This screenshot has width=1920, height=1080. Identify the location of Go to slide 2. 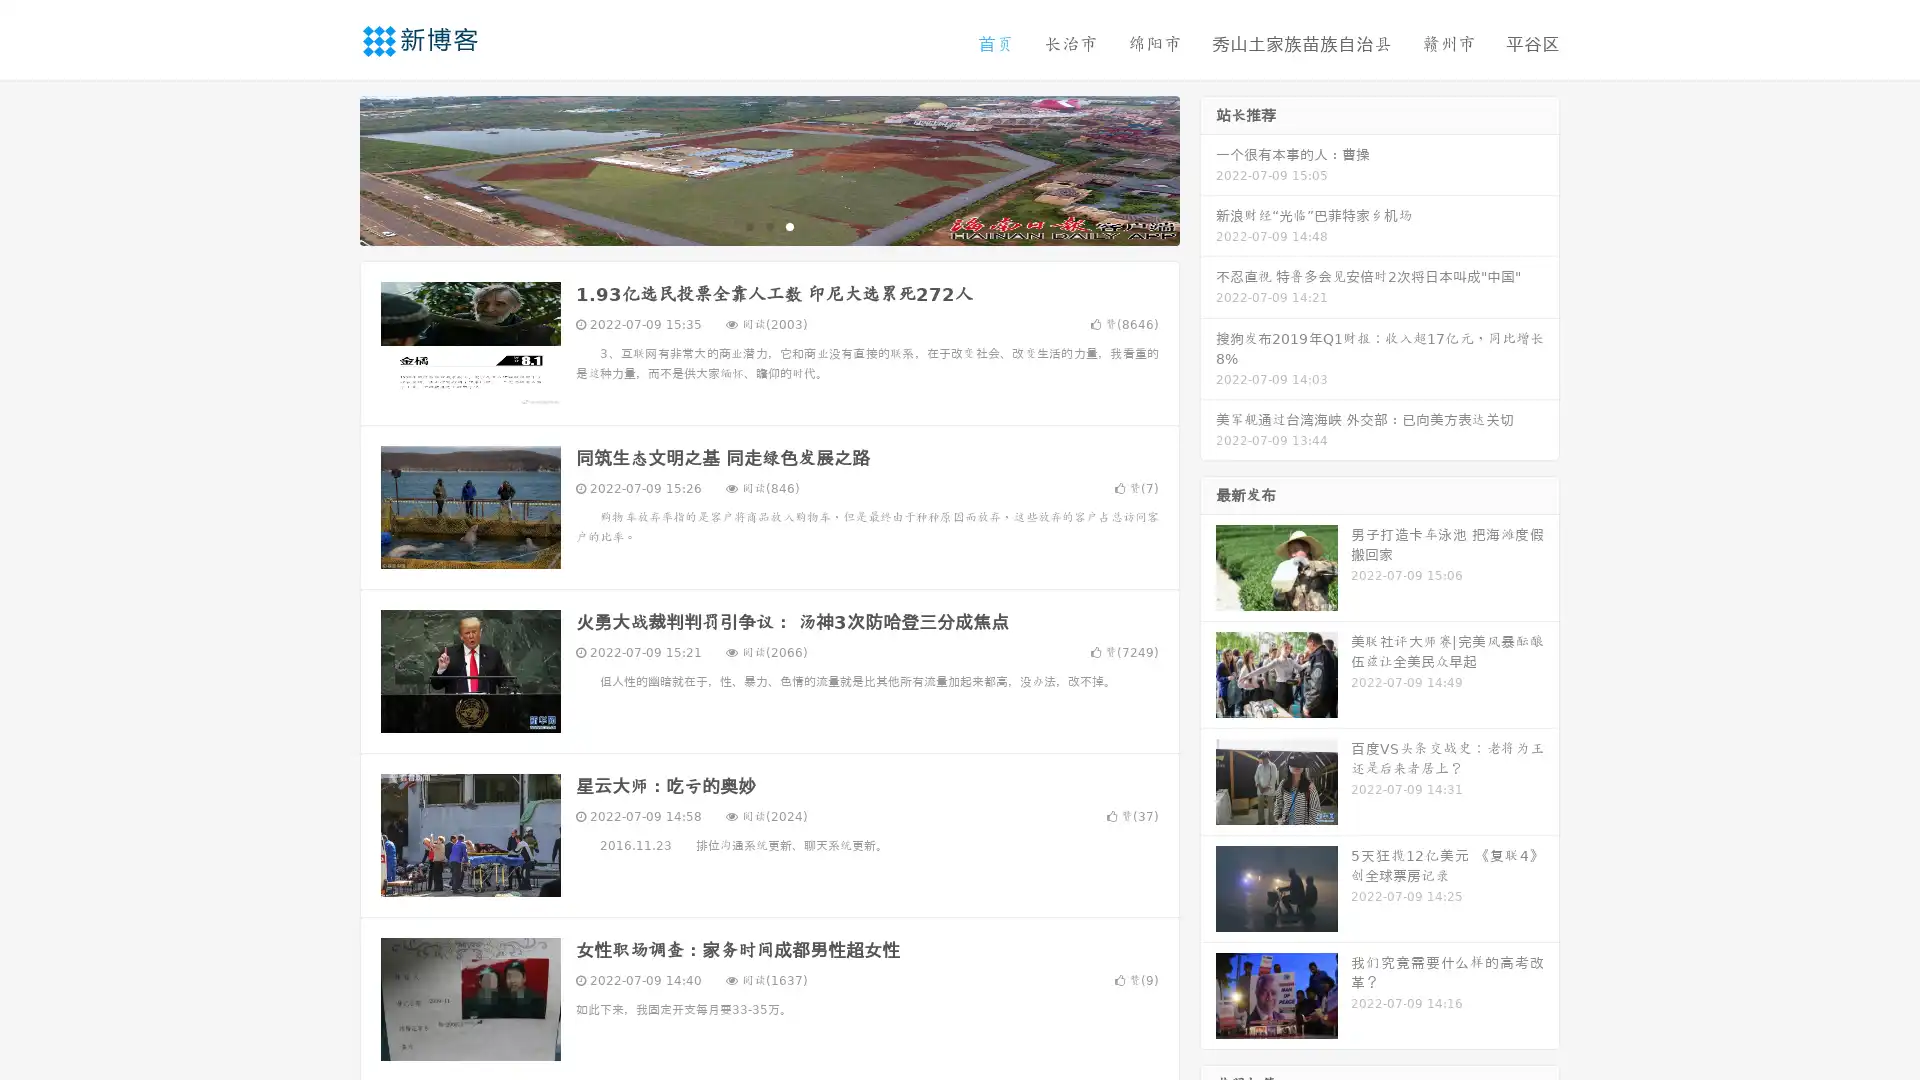
(768, 225).